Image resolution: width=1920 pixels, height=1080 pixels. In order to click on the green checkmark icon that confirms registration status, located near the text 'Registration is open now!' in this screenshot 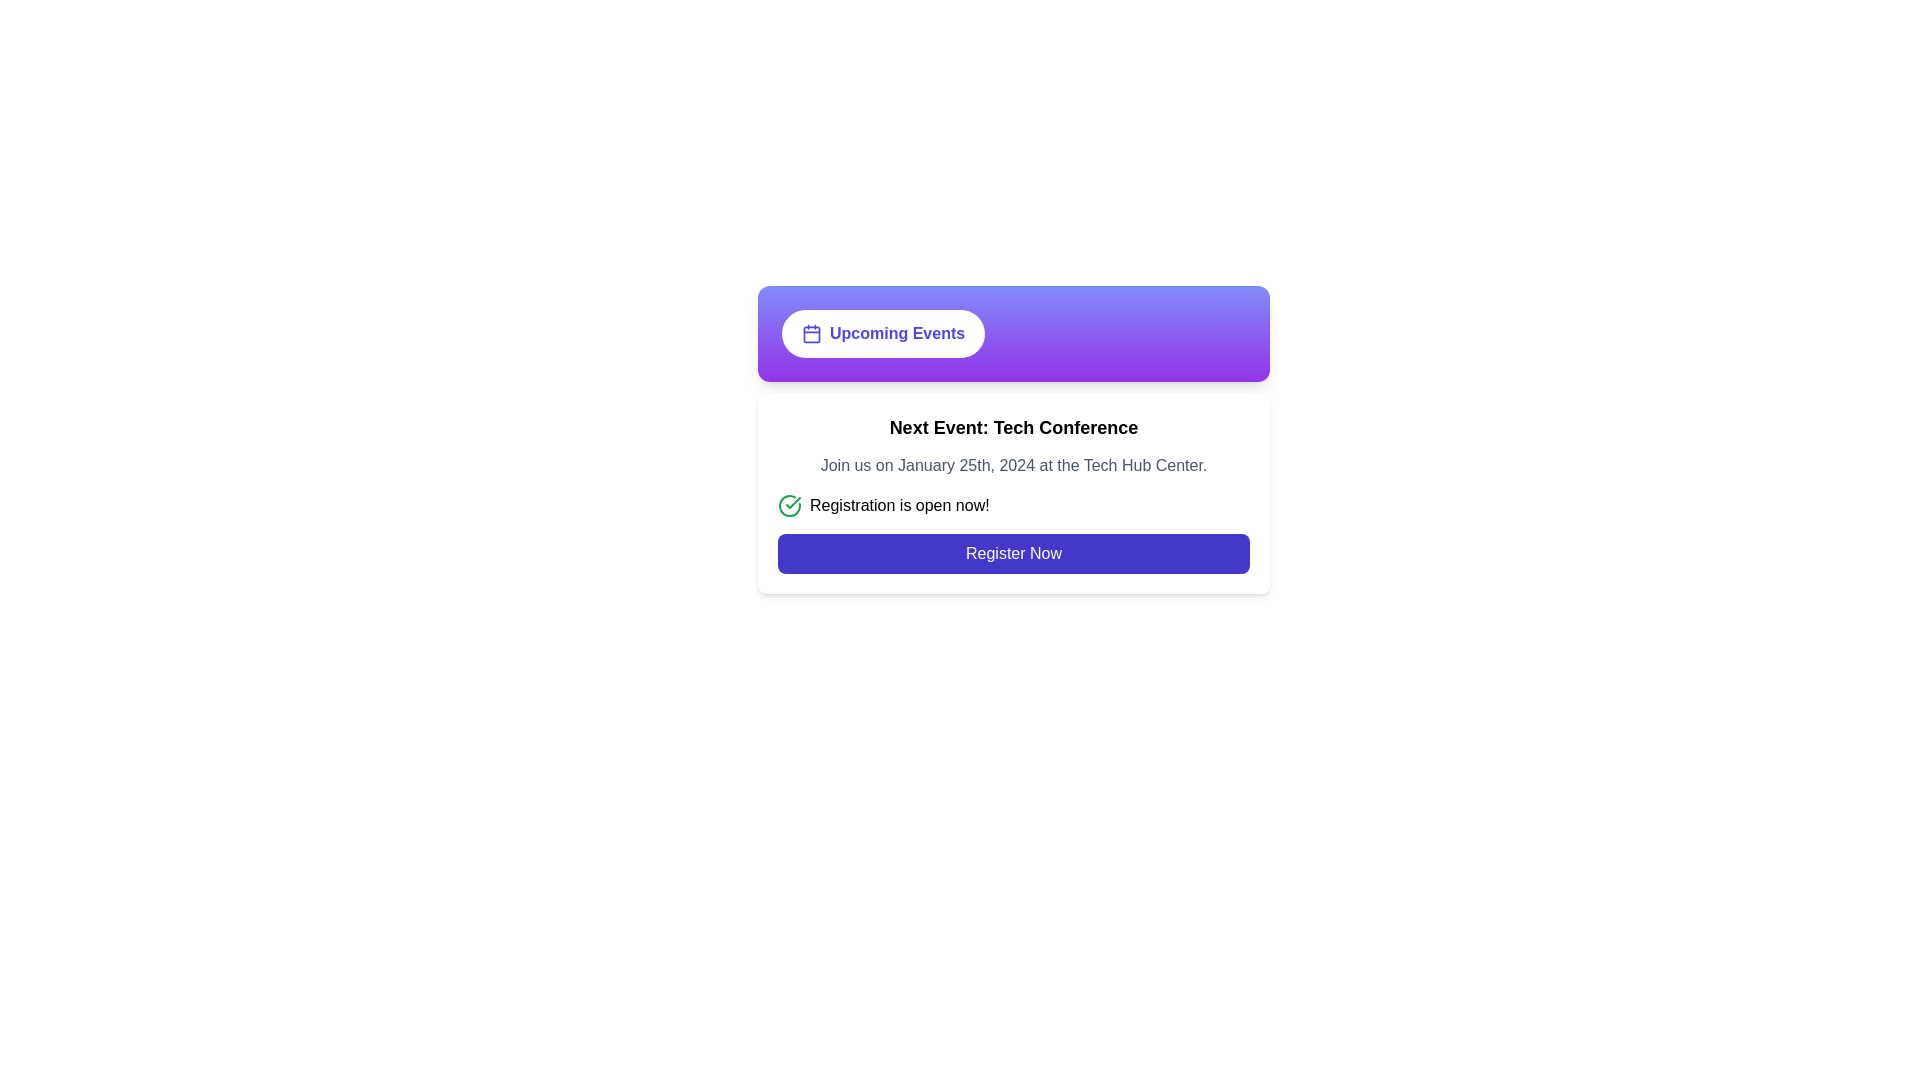, I will do `click(792, 501)`.